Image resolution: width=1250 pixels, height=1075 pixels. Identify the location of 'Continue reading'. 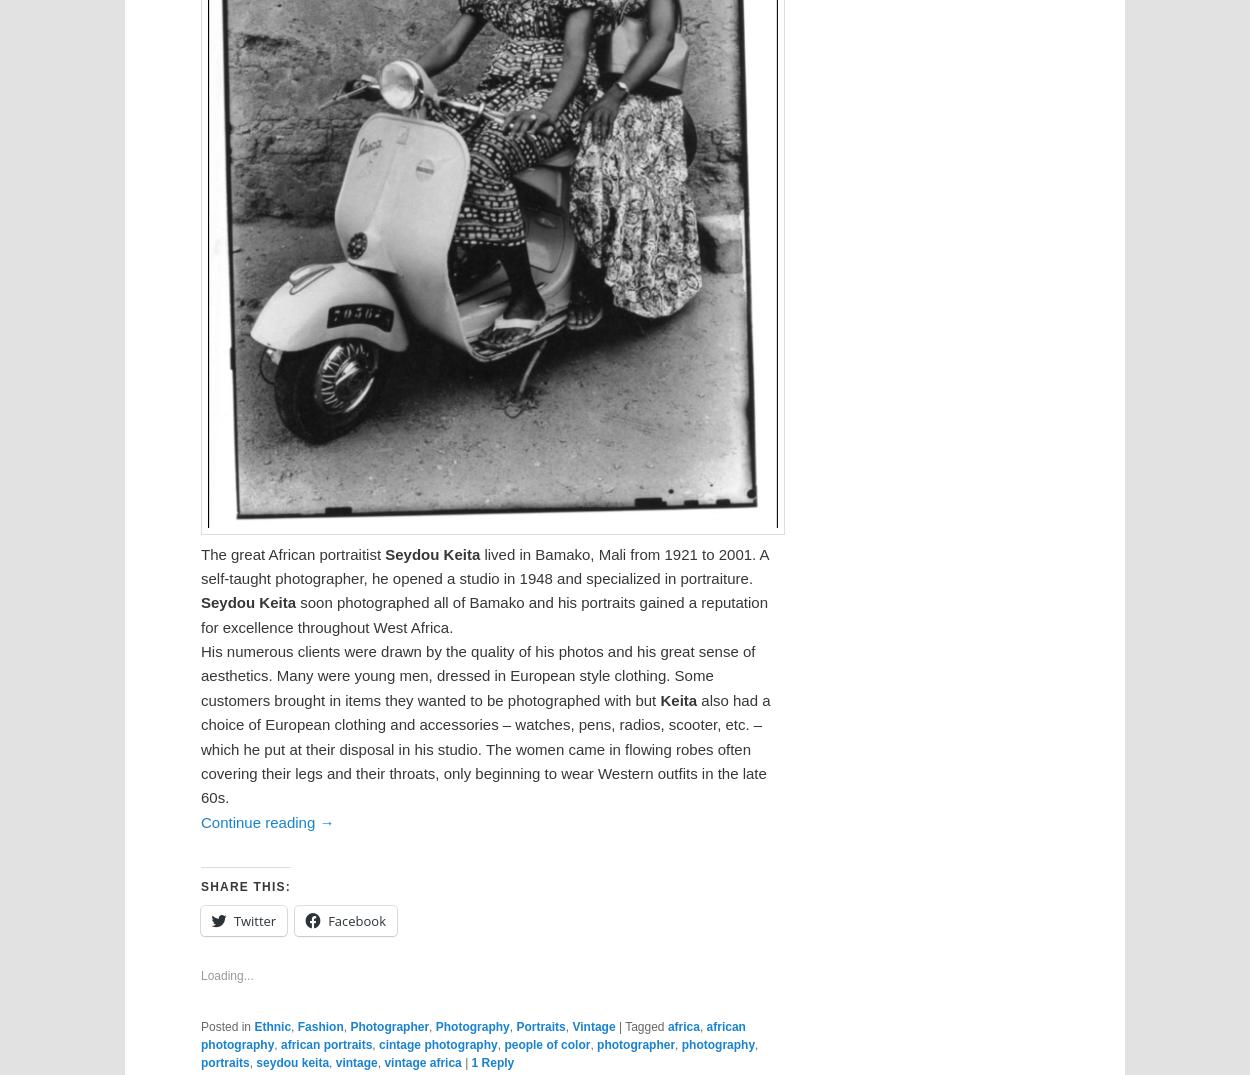
(260, 820).